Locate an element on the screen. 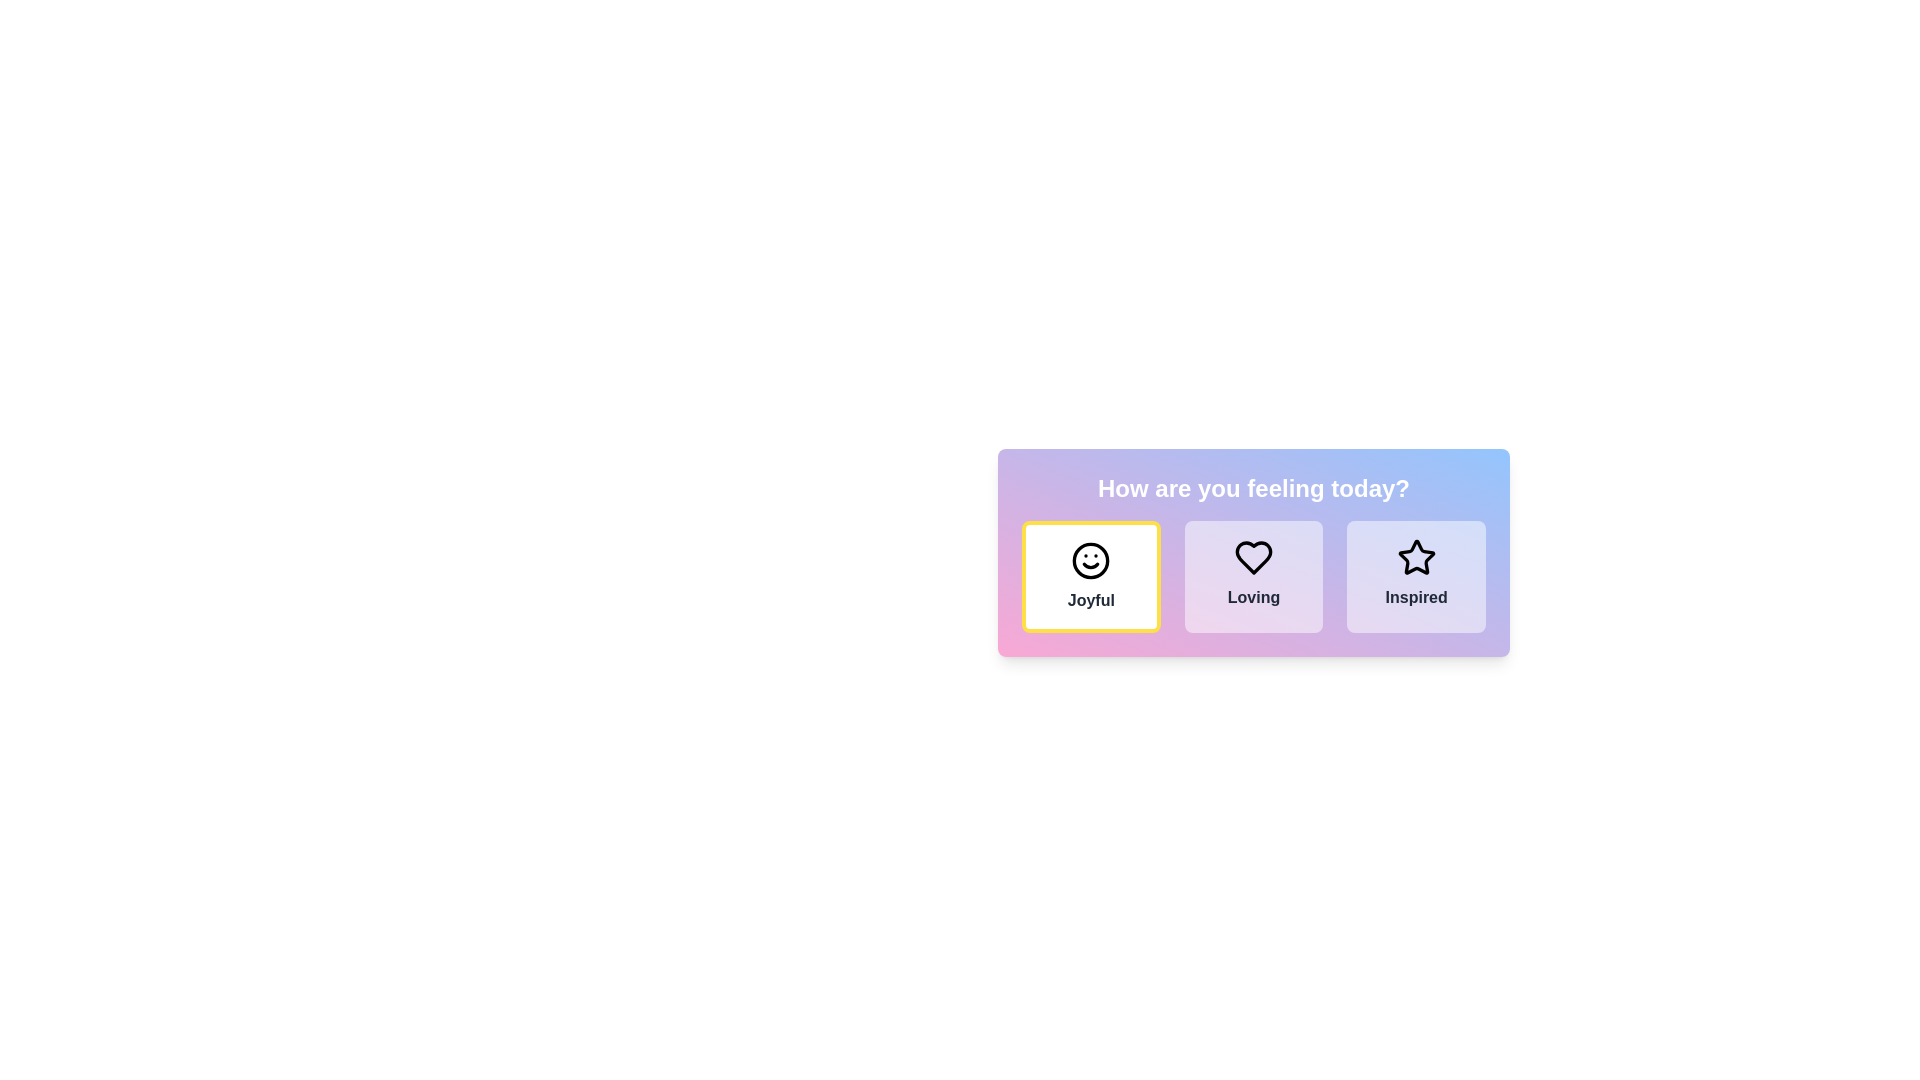 Image resolution: width=1920 pixels, height=1080 pixels. the heart icon button with a light purple background is located at coordinates (1252, 558).